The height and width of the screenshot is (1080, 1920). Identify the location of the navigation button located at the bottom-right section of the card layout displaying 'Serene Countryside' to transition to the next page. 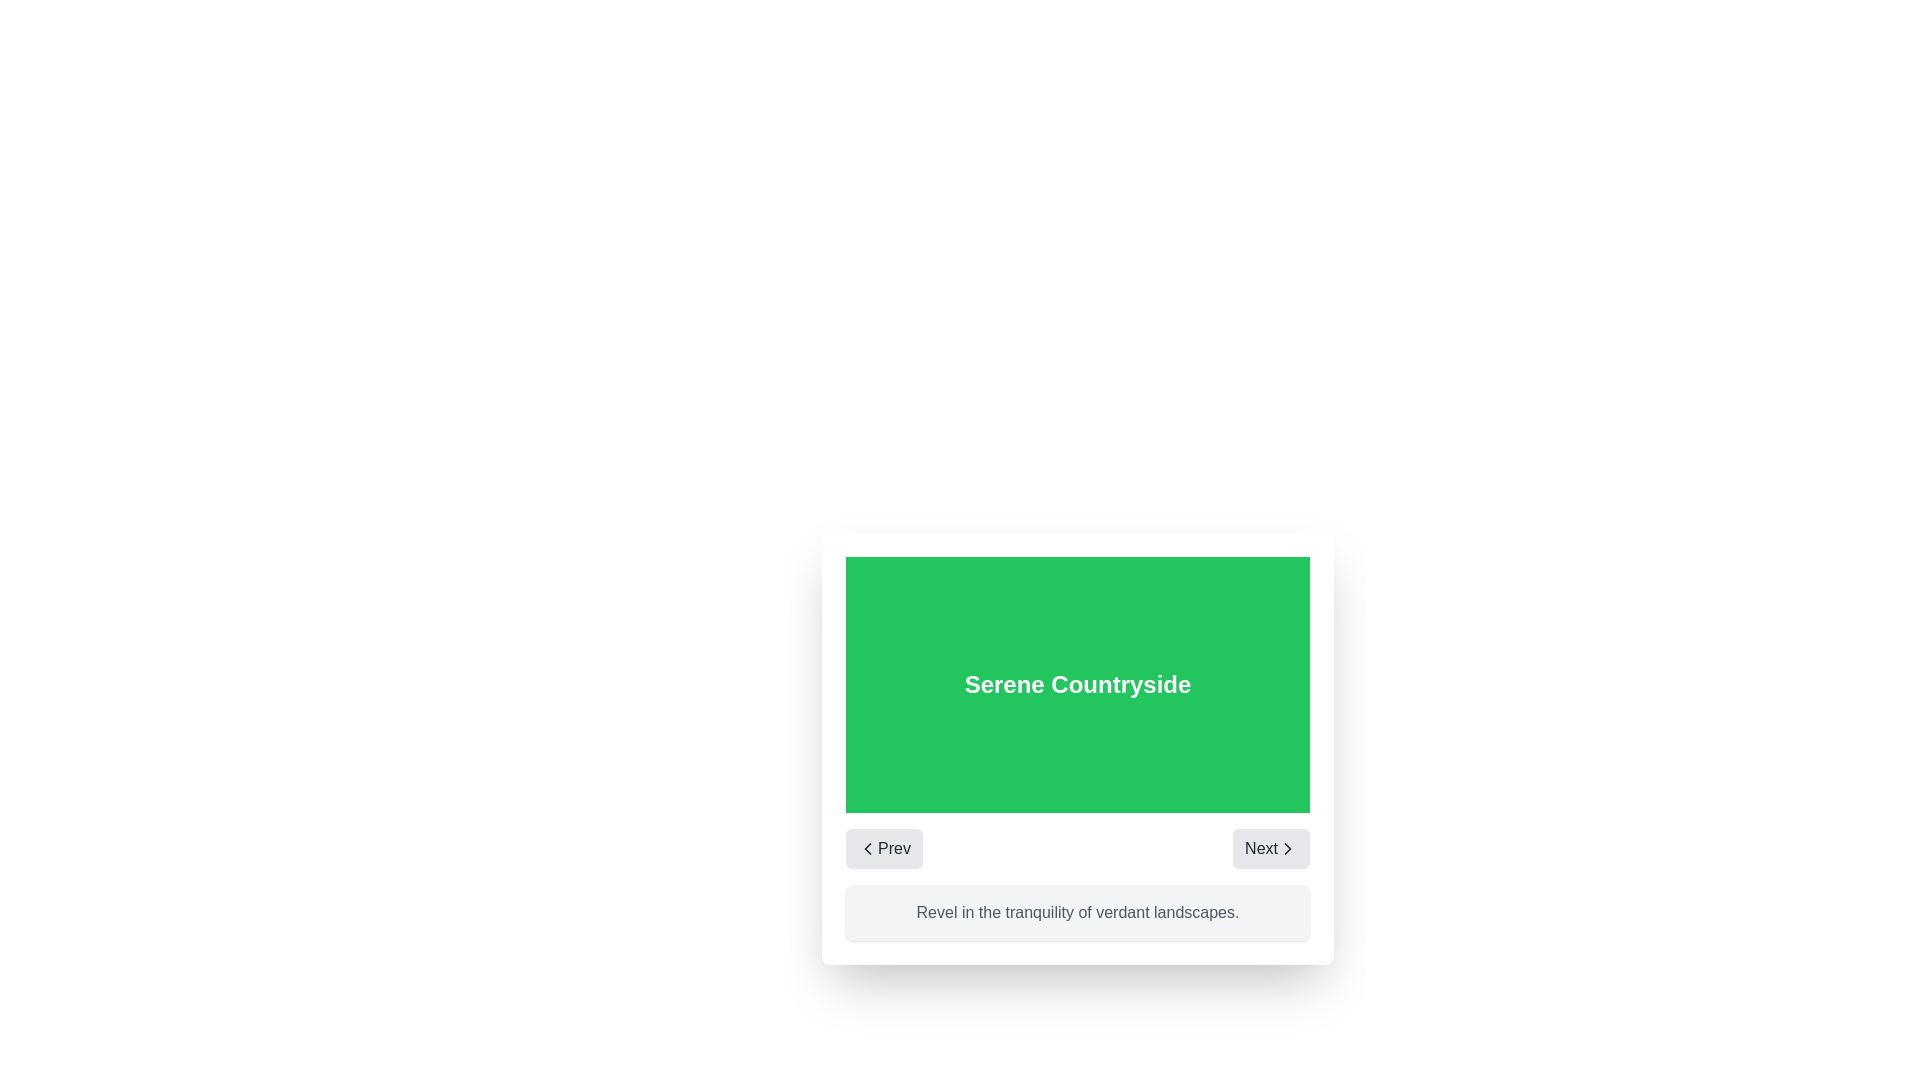
(1270, 848).